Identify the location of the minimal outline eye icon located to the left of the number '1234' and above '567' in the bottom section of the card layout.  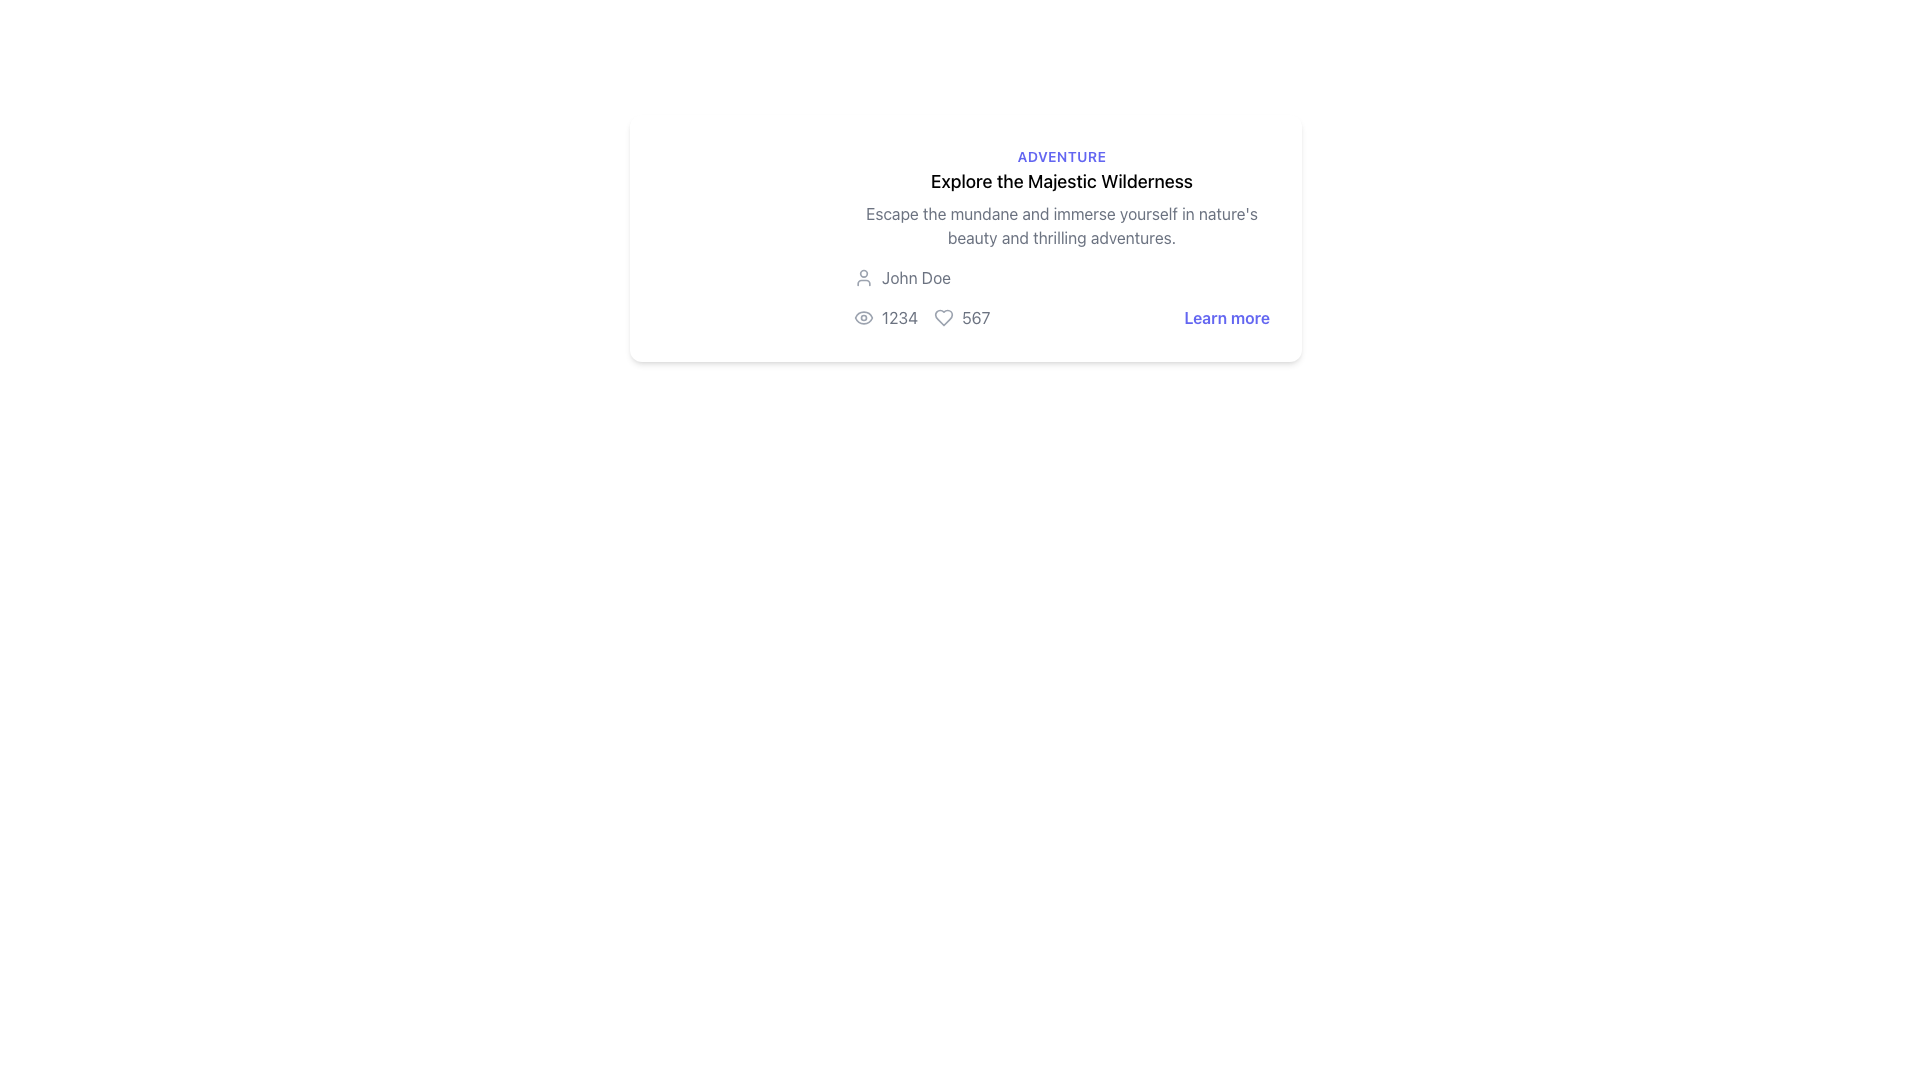
(864, 315).